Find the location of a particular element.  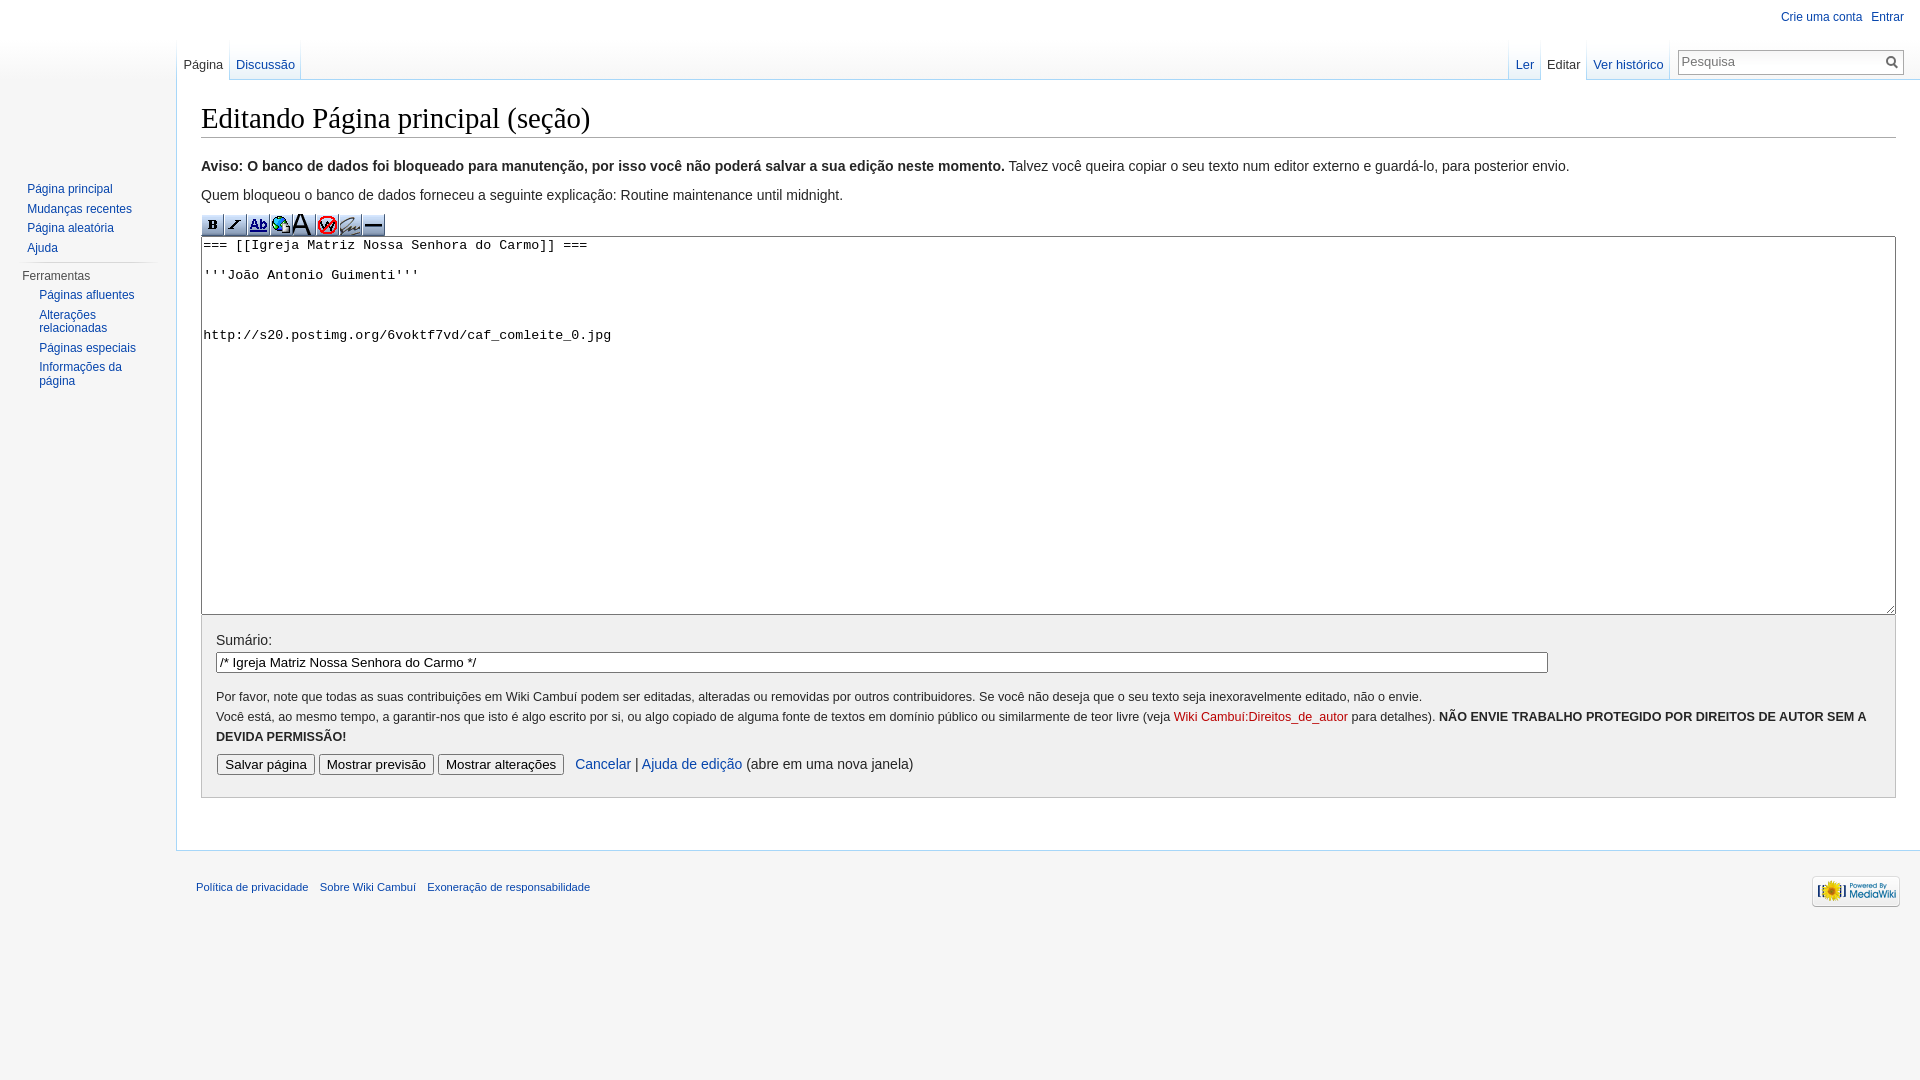

'Ler' is located at coordinates (1508, 59).